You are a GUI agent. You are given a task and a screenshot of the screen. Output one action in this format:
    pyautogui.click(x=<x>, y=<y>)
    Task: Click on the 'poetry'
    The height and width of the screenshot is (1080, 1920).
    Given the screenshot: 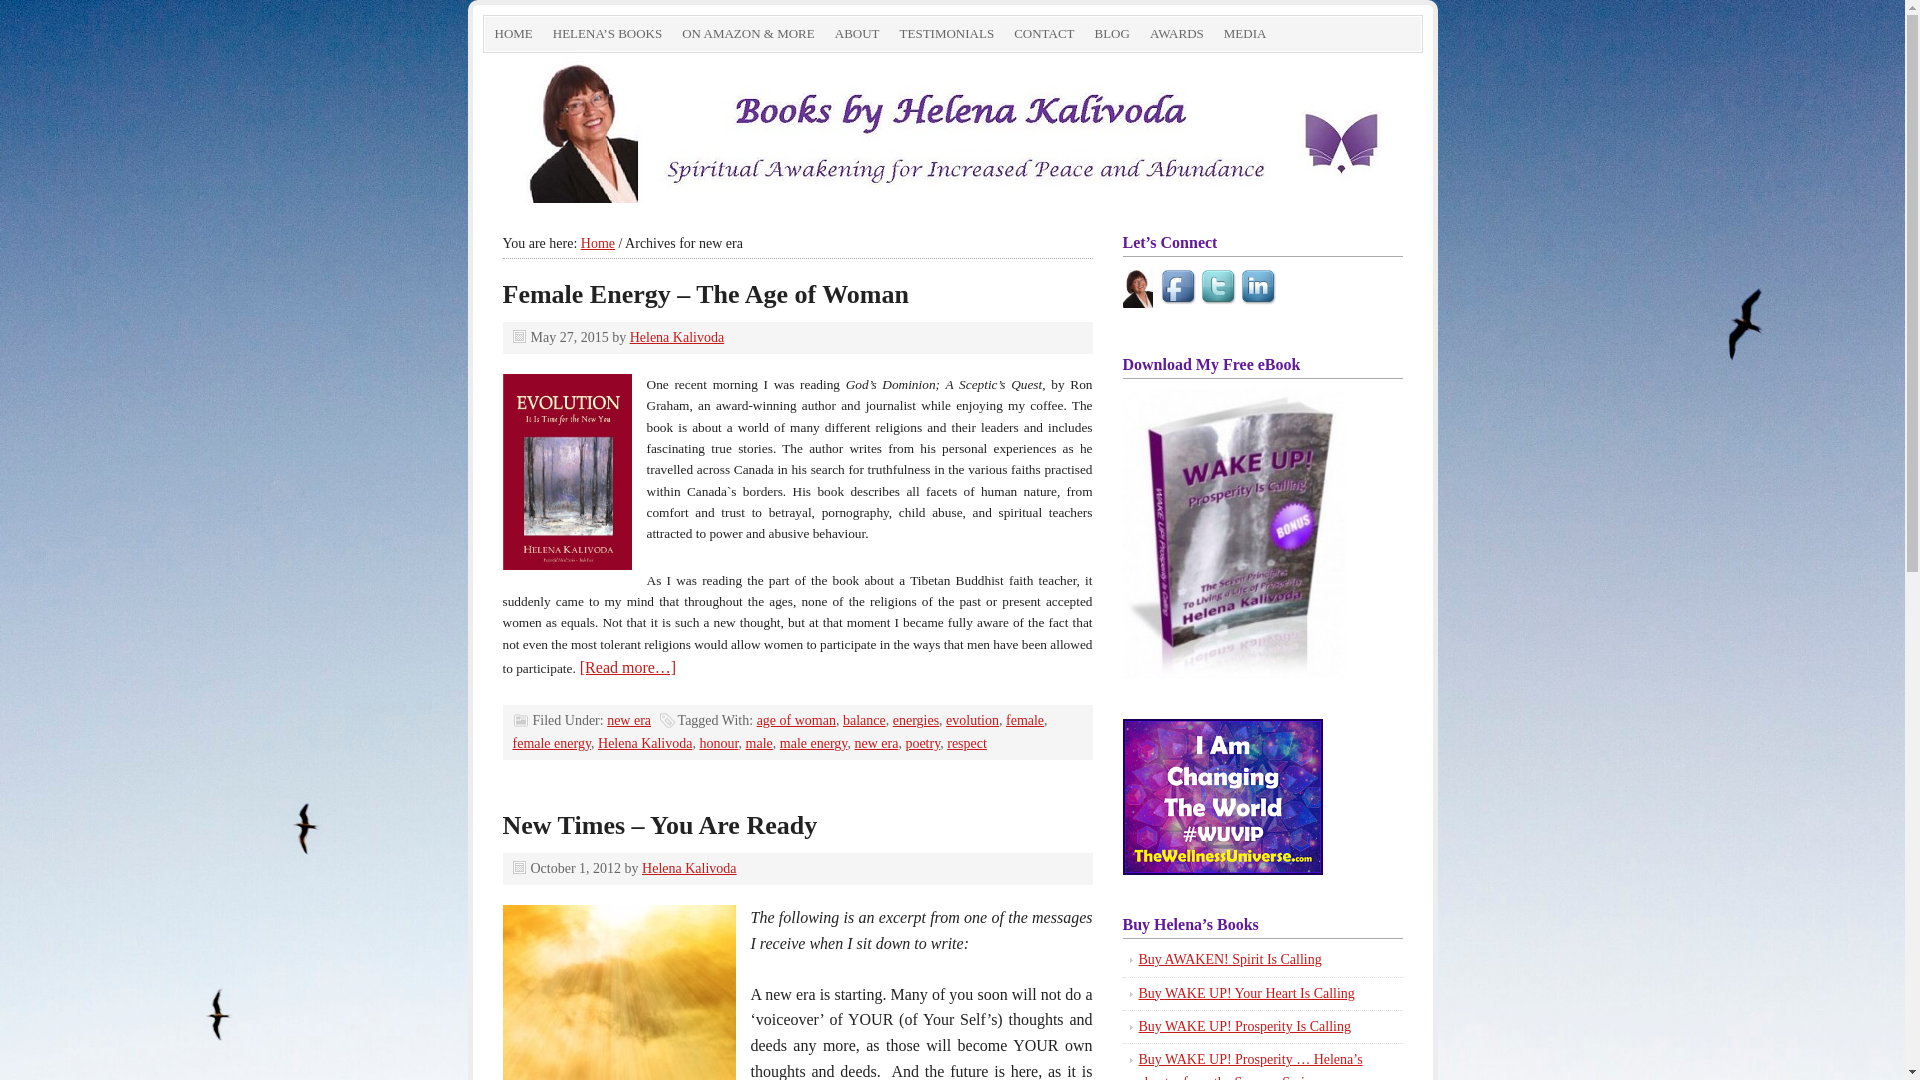 What is the action you would take?
    pyautogui.click(x=921, y=743)
    